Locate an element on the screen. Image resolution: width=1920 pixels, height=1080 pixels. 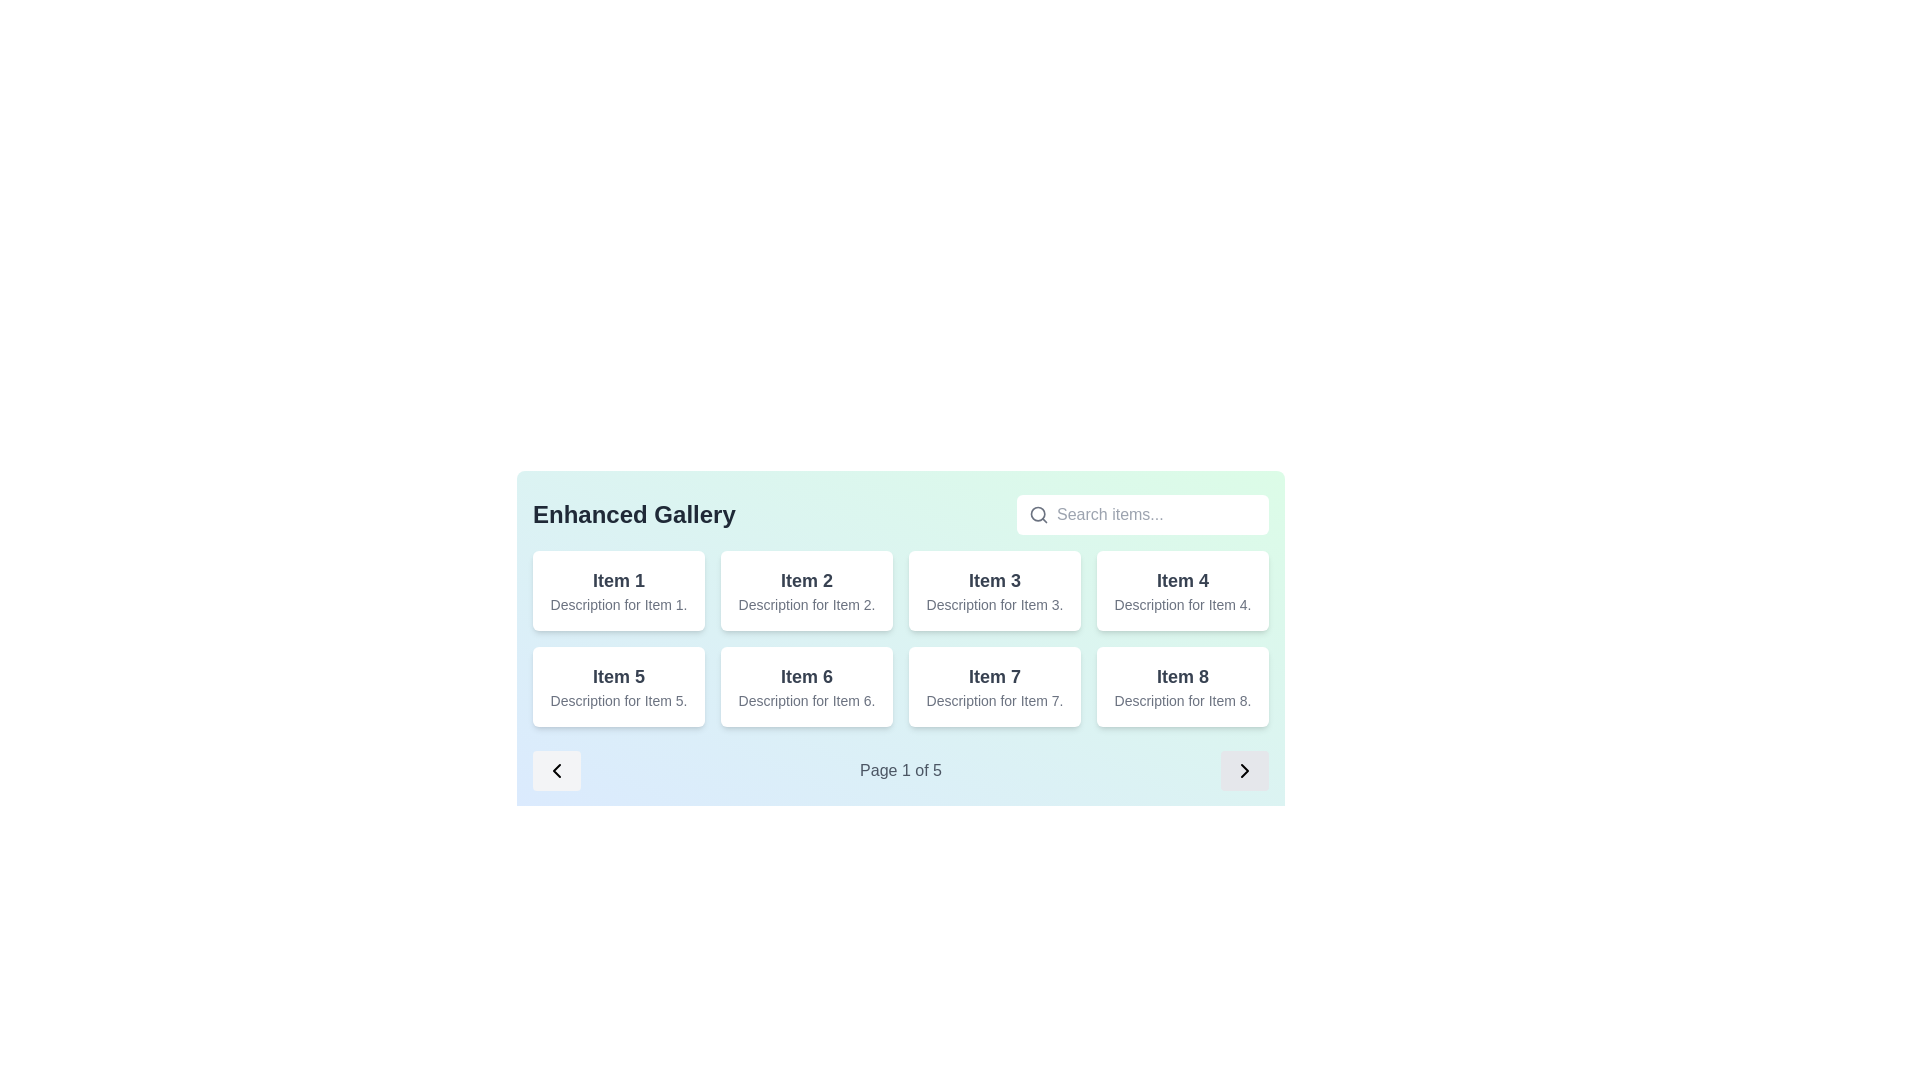
the icon button on the left side of the pagination control panel is located at coordinates (556, 770).